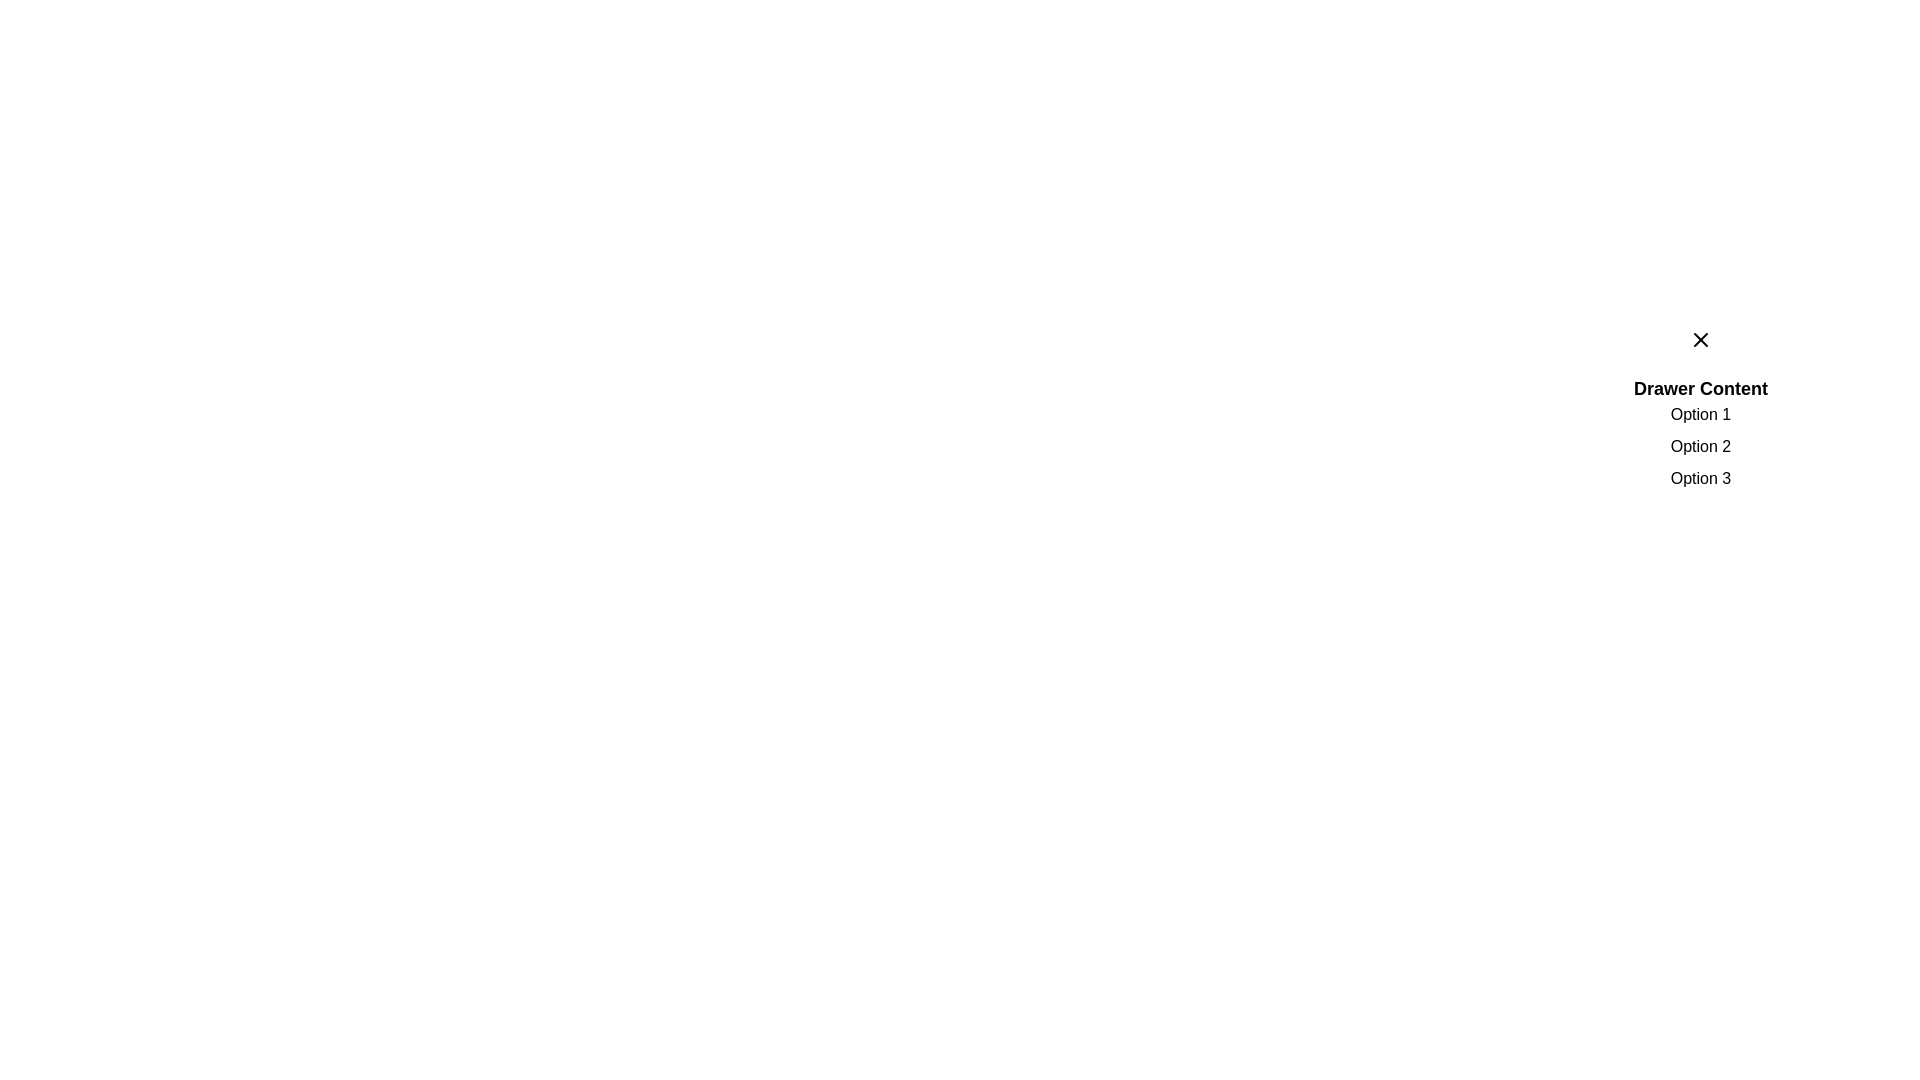 This screenshot has height=1080, width=1920. Describe the element at coordinates (1699, 446) in the screenshot. I see `the second item in the vertically stacked list of options` at that location.